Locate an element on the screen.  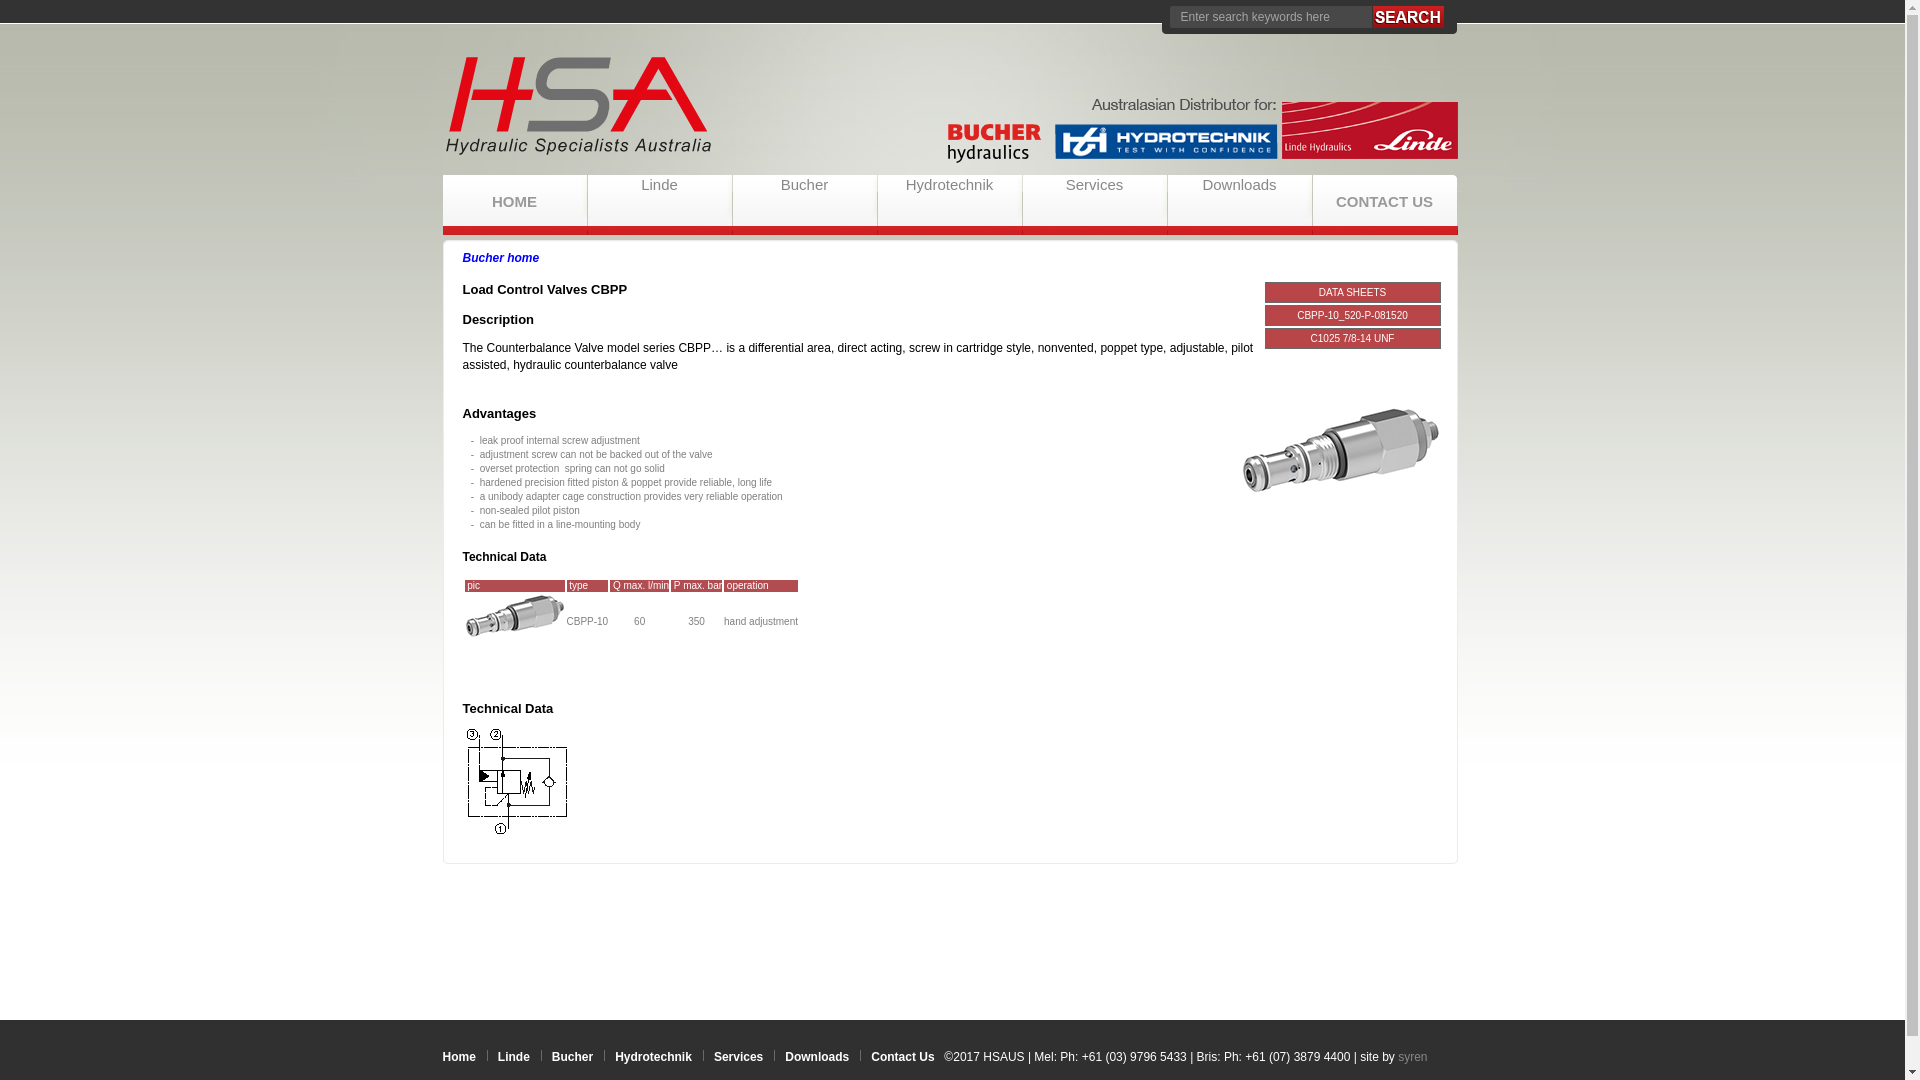
'C1025 7/8-14 UNF' is located at coordinates (1353, 337).